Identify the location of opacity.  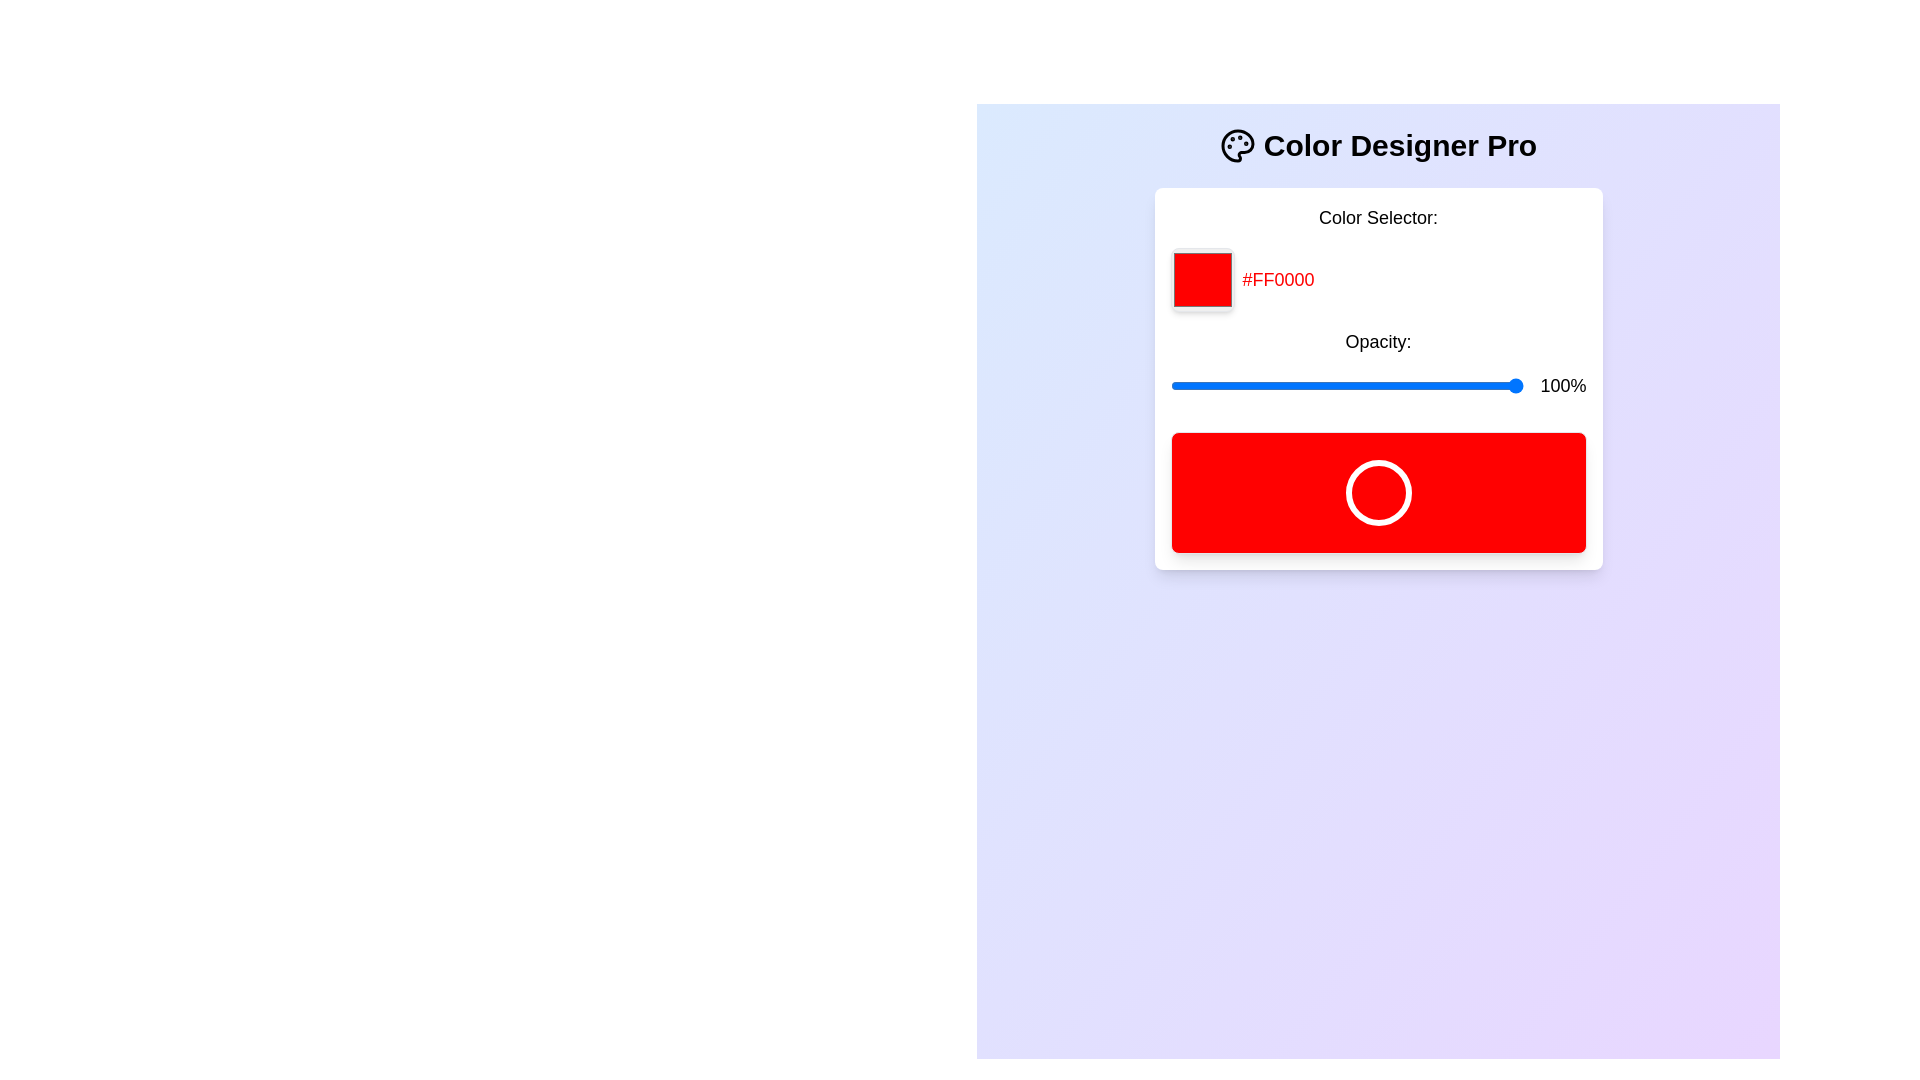
(1204, 385).